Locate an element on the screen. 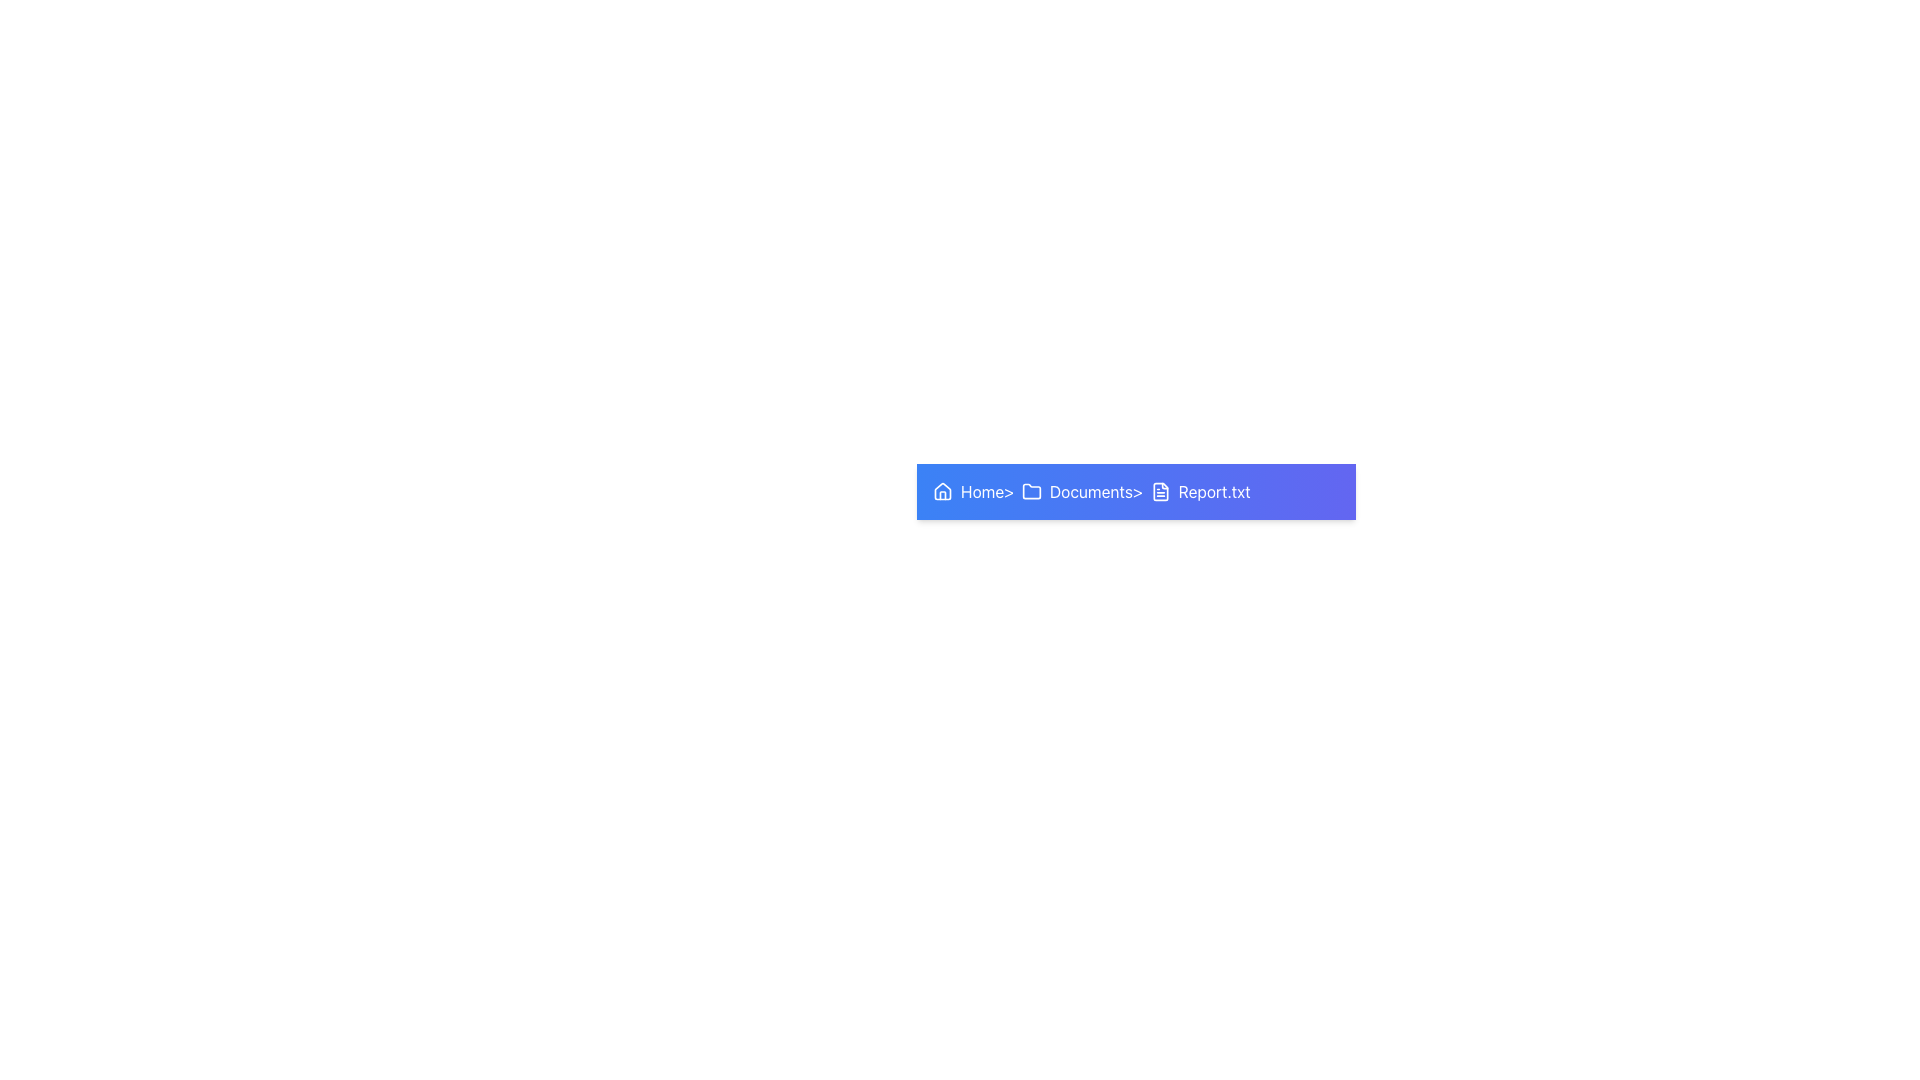  the file icon representing 'Report.txt' to observe its associated action or tooltip is located at coordinates (1160, 492).